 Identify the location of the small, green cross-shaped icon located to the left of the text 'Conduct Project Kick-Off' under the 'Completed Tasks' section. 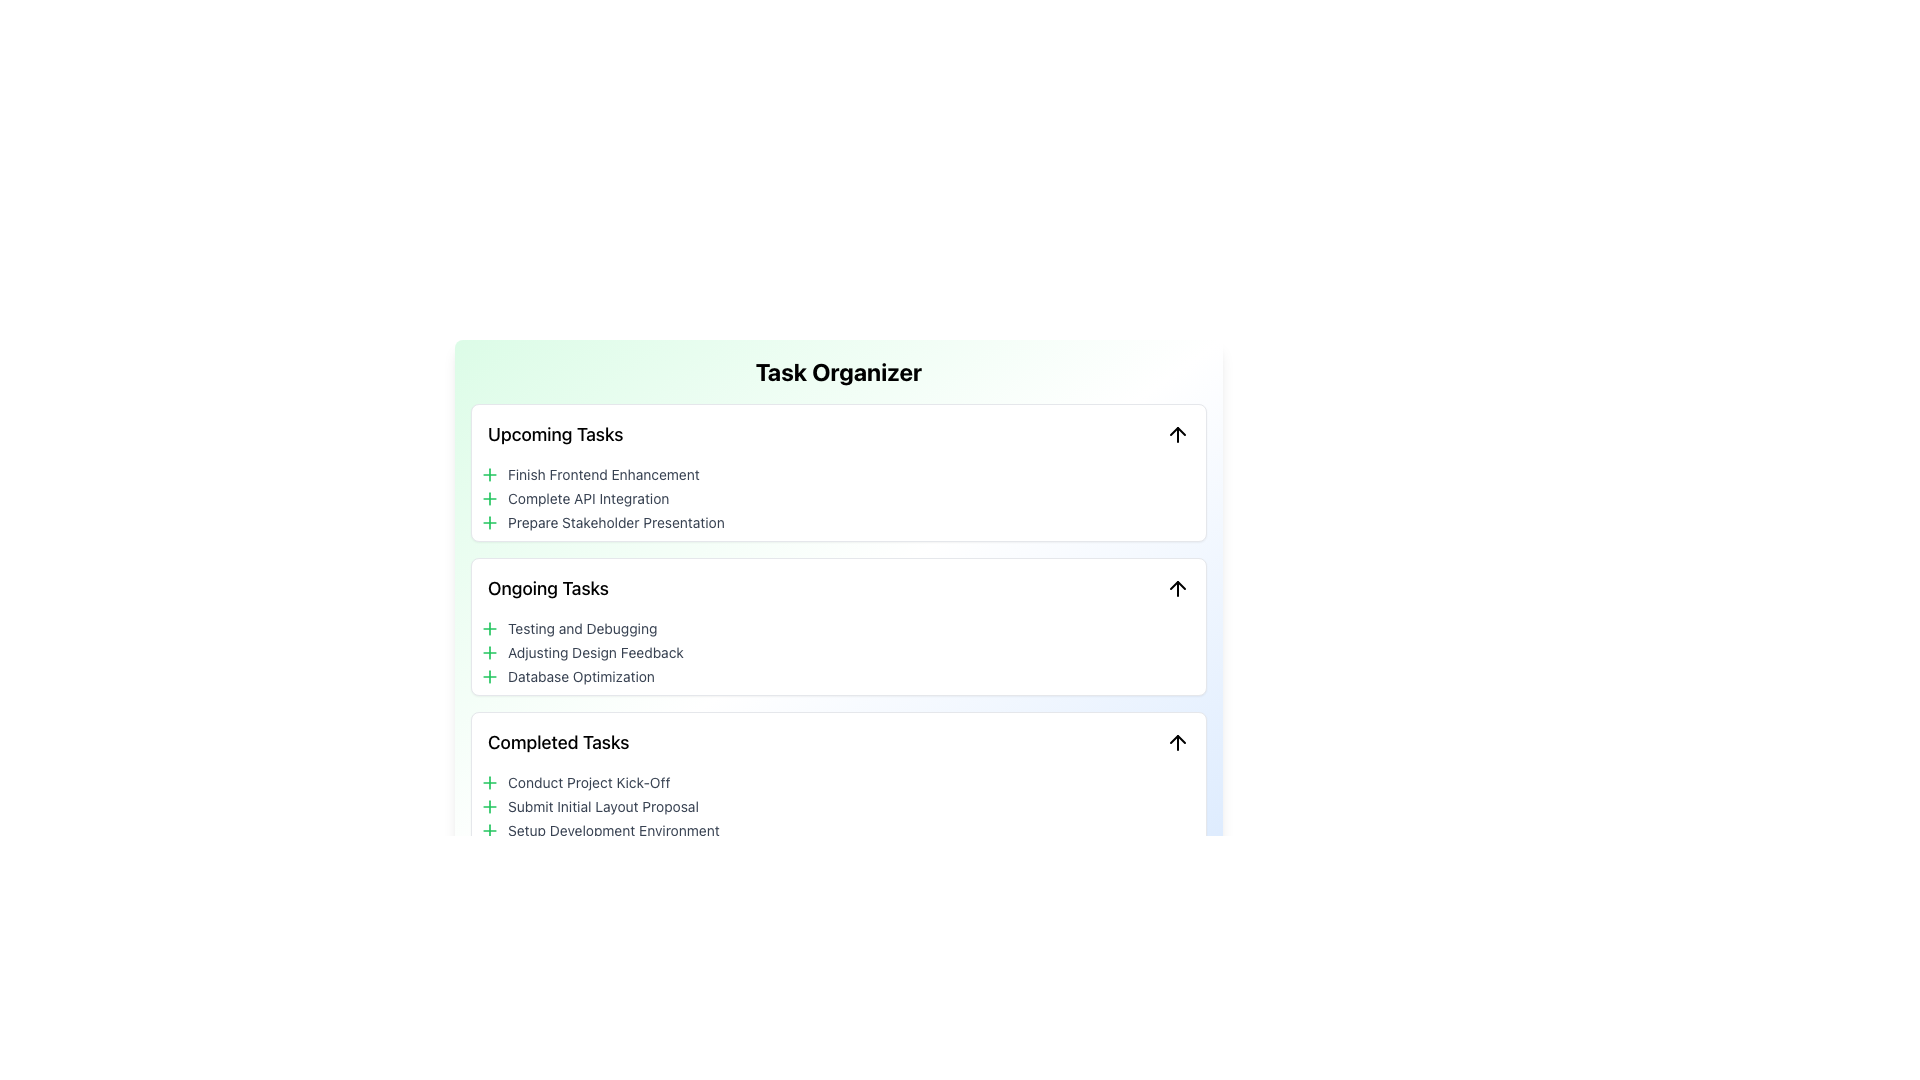
(489, 782).